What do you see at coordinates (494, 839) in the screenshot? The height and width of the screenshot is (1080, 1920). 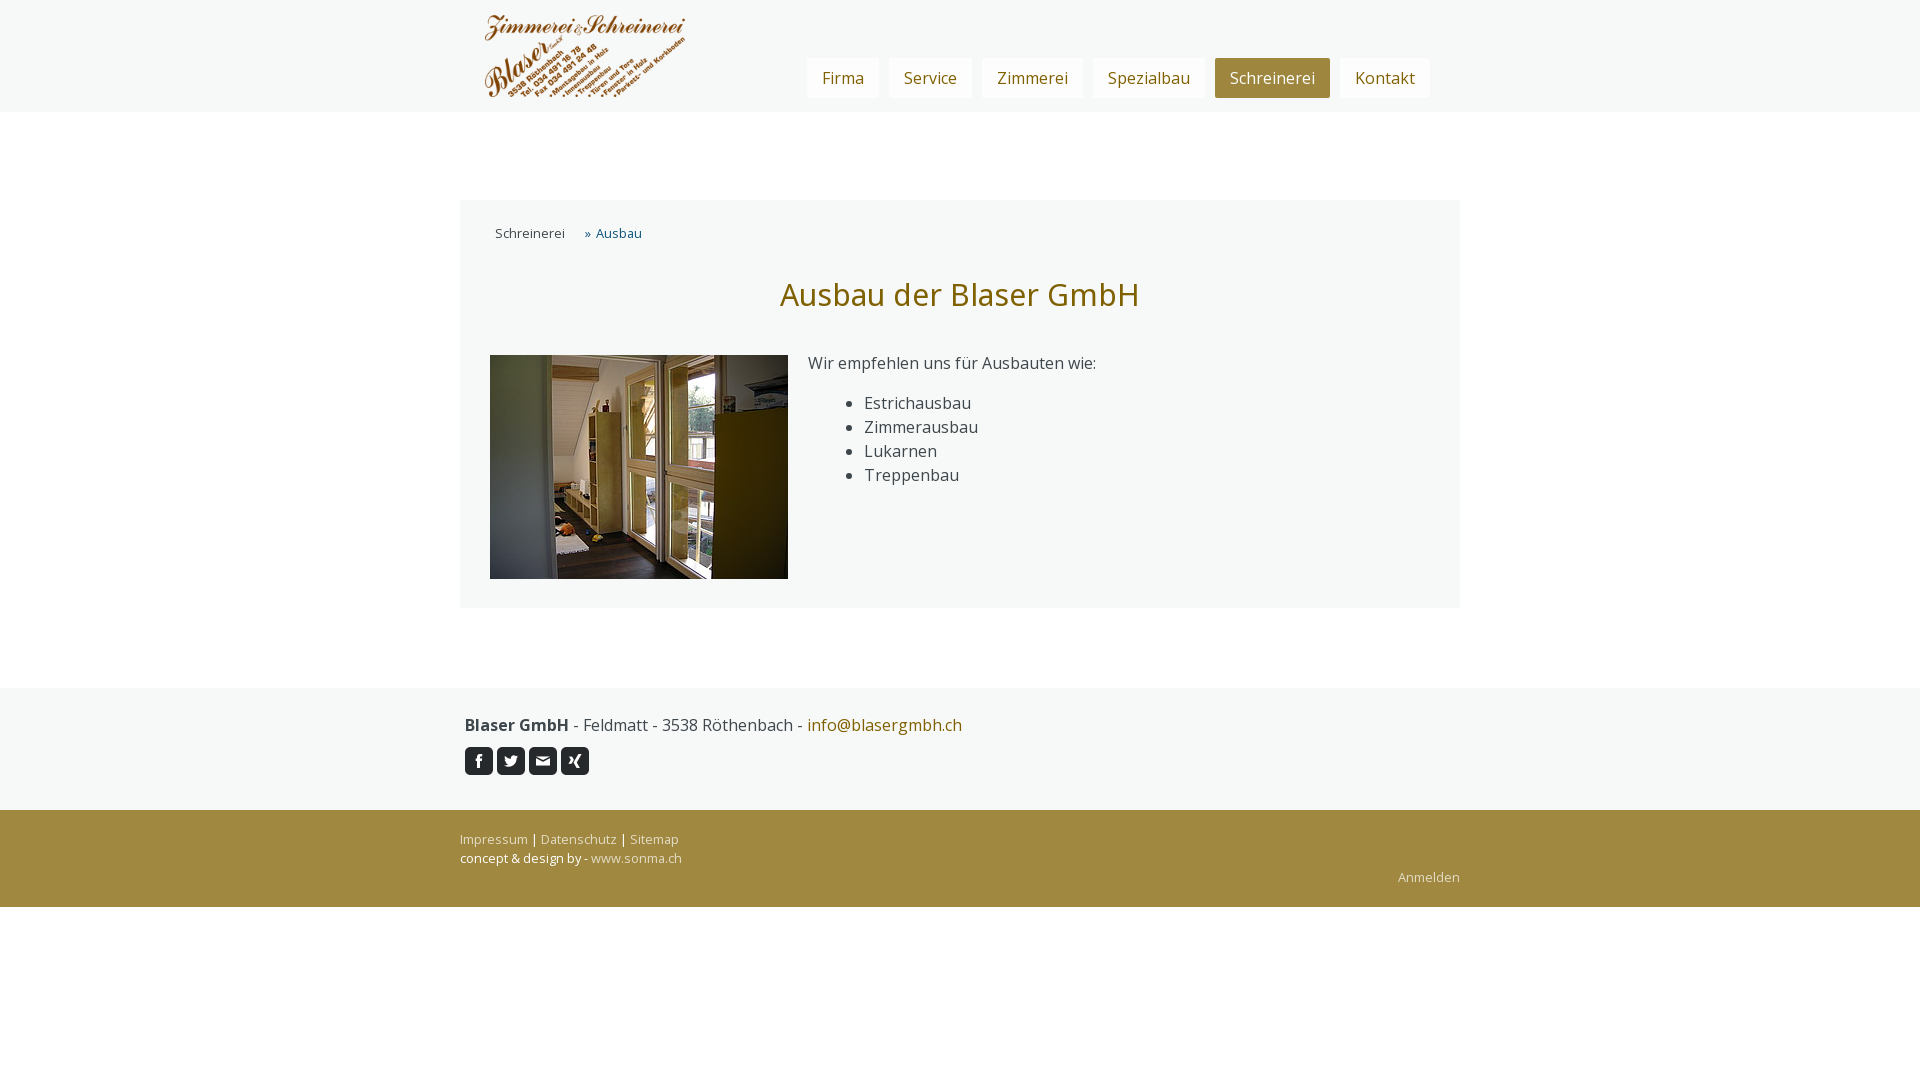 I see `'Impressum'` at bounding box center [494, 839].